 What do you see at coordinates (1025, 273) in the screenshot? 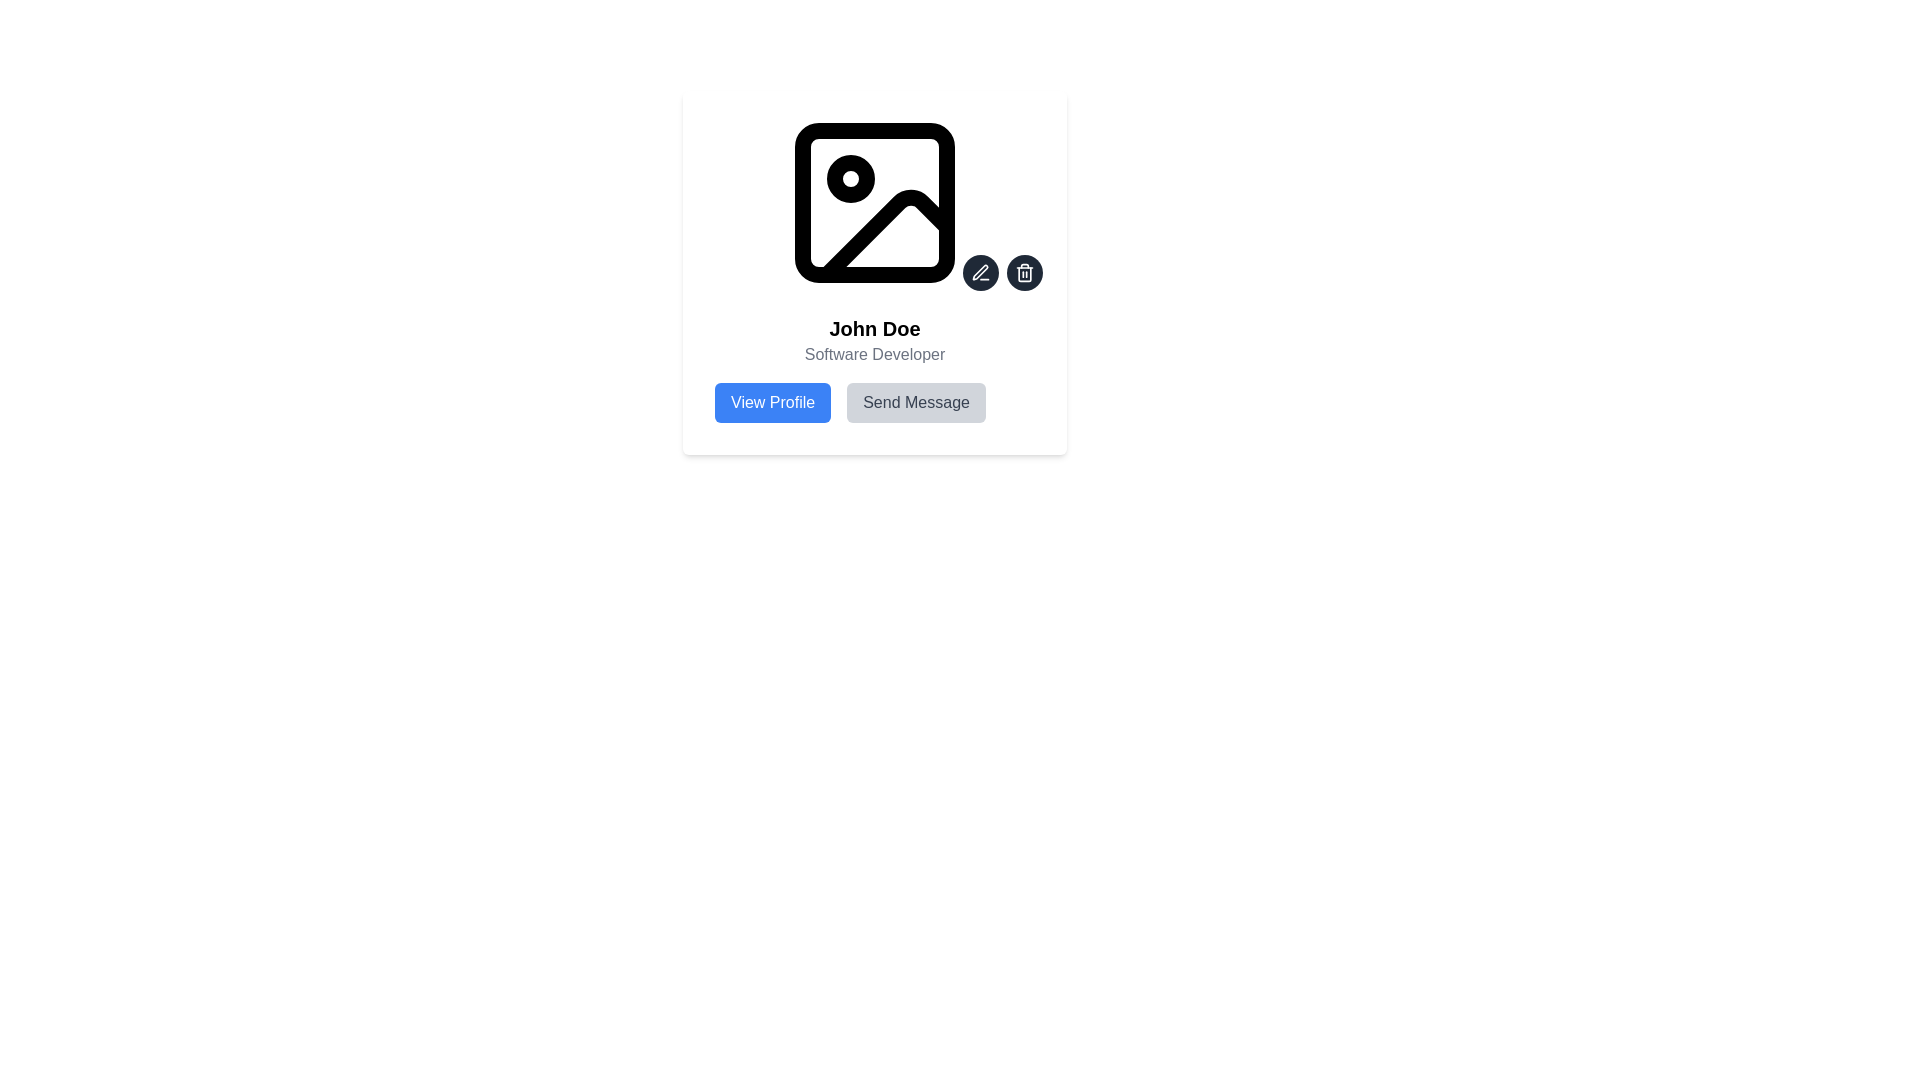
I see `the small circular button with a dark gray background and a white trashcan icon located in the lower right corner of the user profile card` at bounding box center [1025, 273].